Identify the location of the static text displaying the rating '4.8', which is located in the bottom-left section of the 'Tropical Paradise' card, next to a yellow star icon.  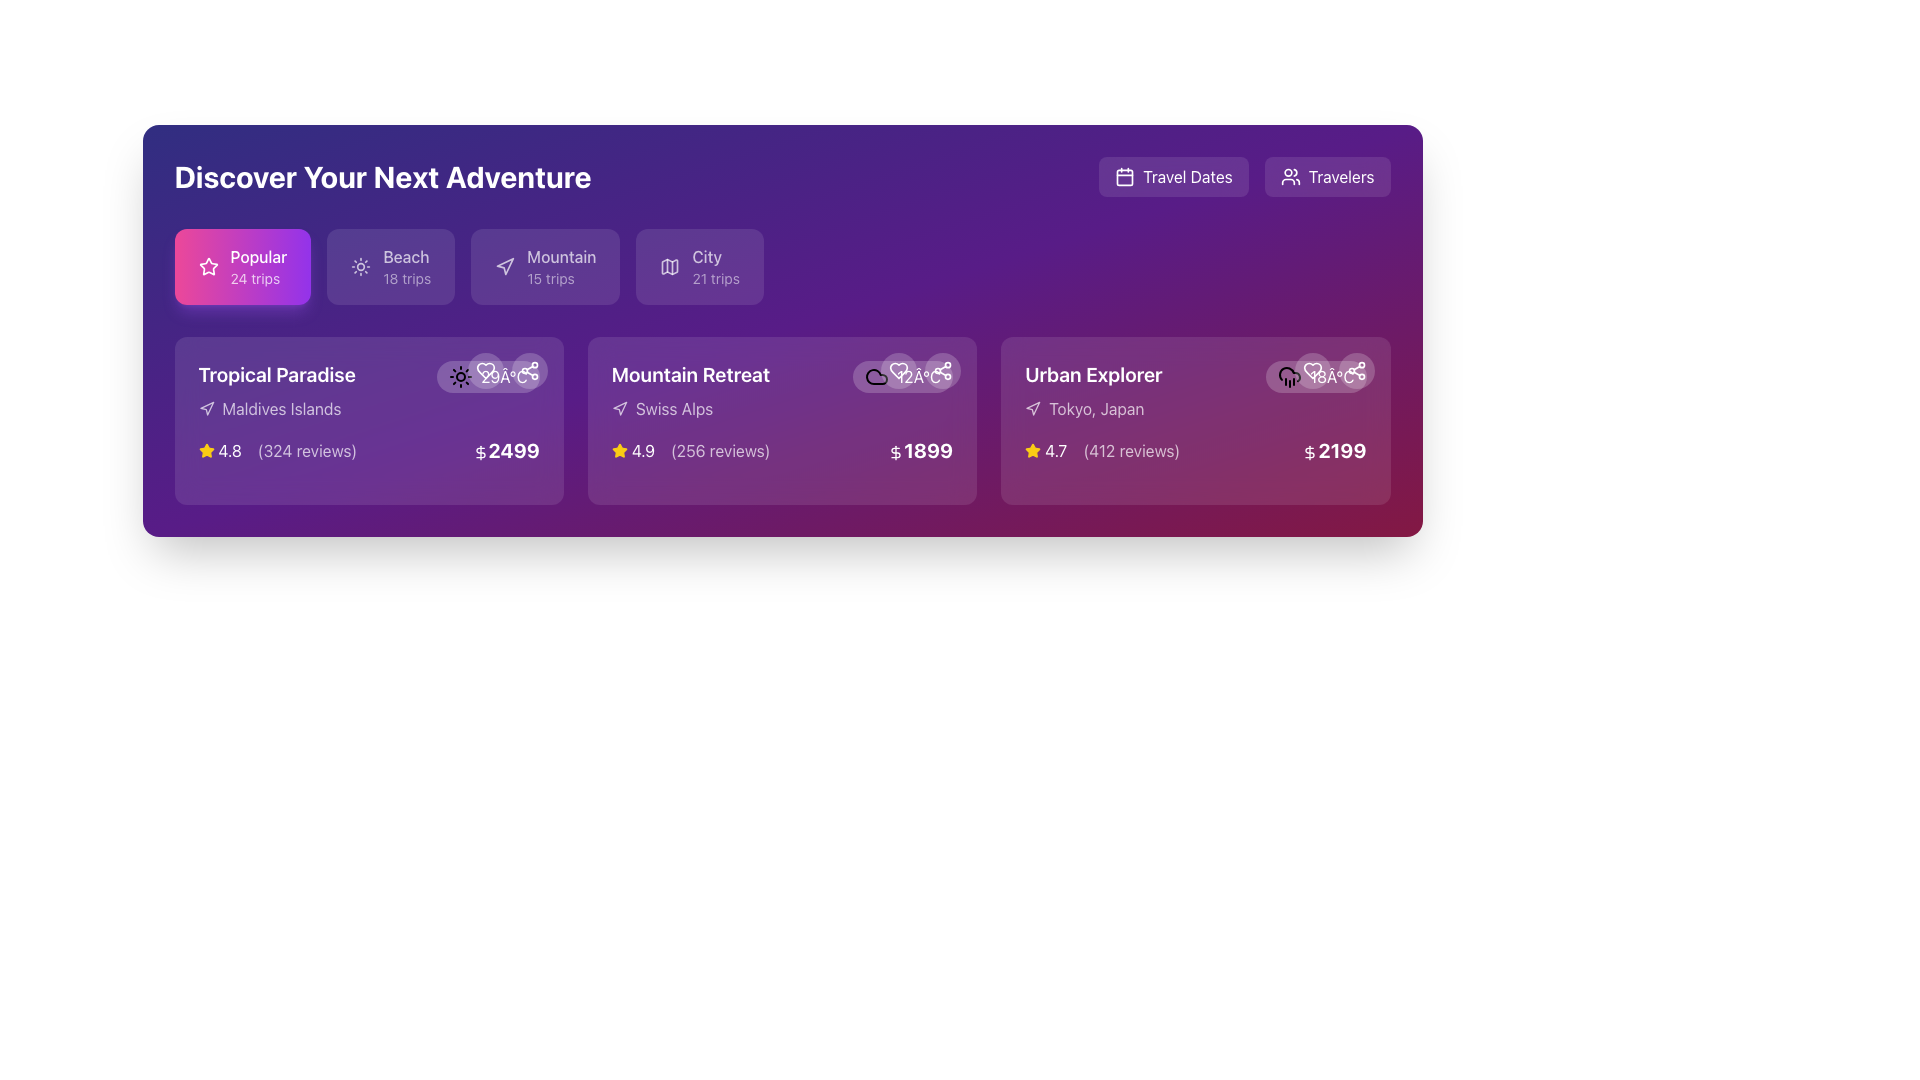
(230, 451).